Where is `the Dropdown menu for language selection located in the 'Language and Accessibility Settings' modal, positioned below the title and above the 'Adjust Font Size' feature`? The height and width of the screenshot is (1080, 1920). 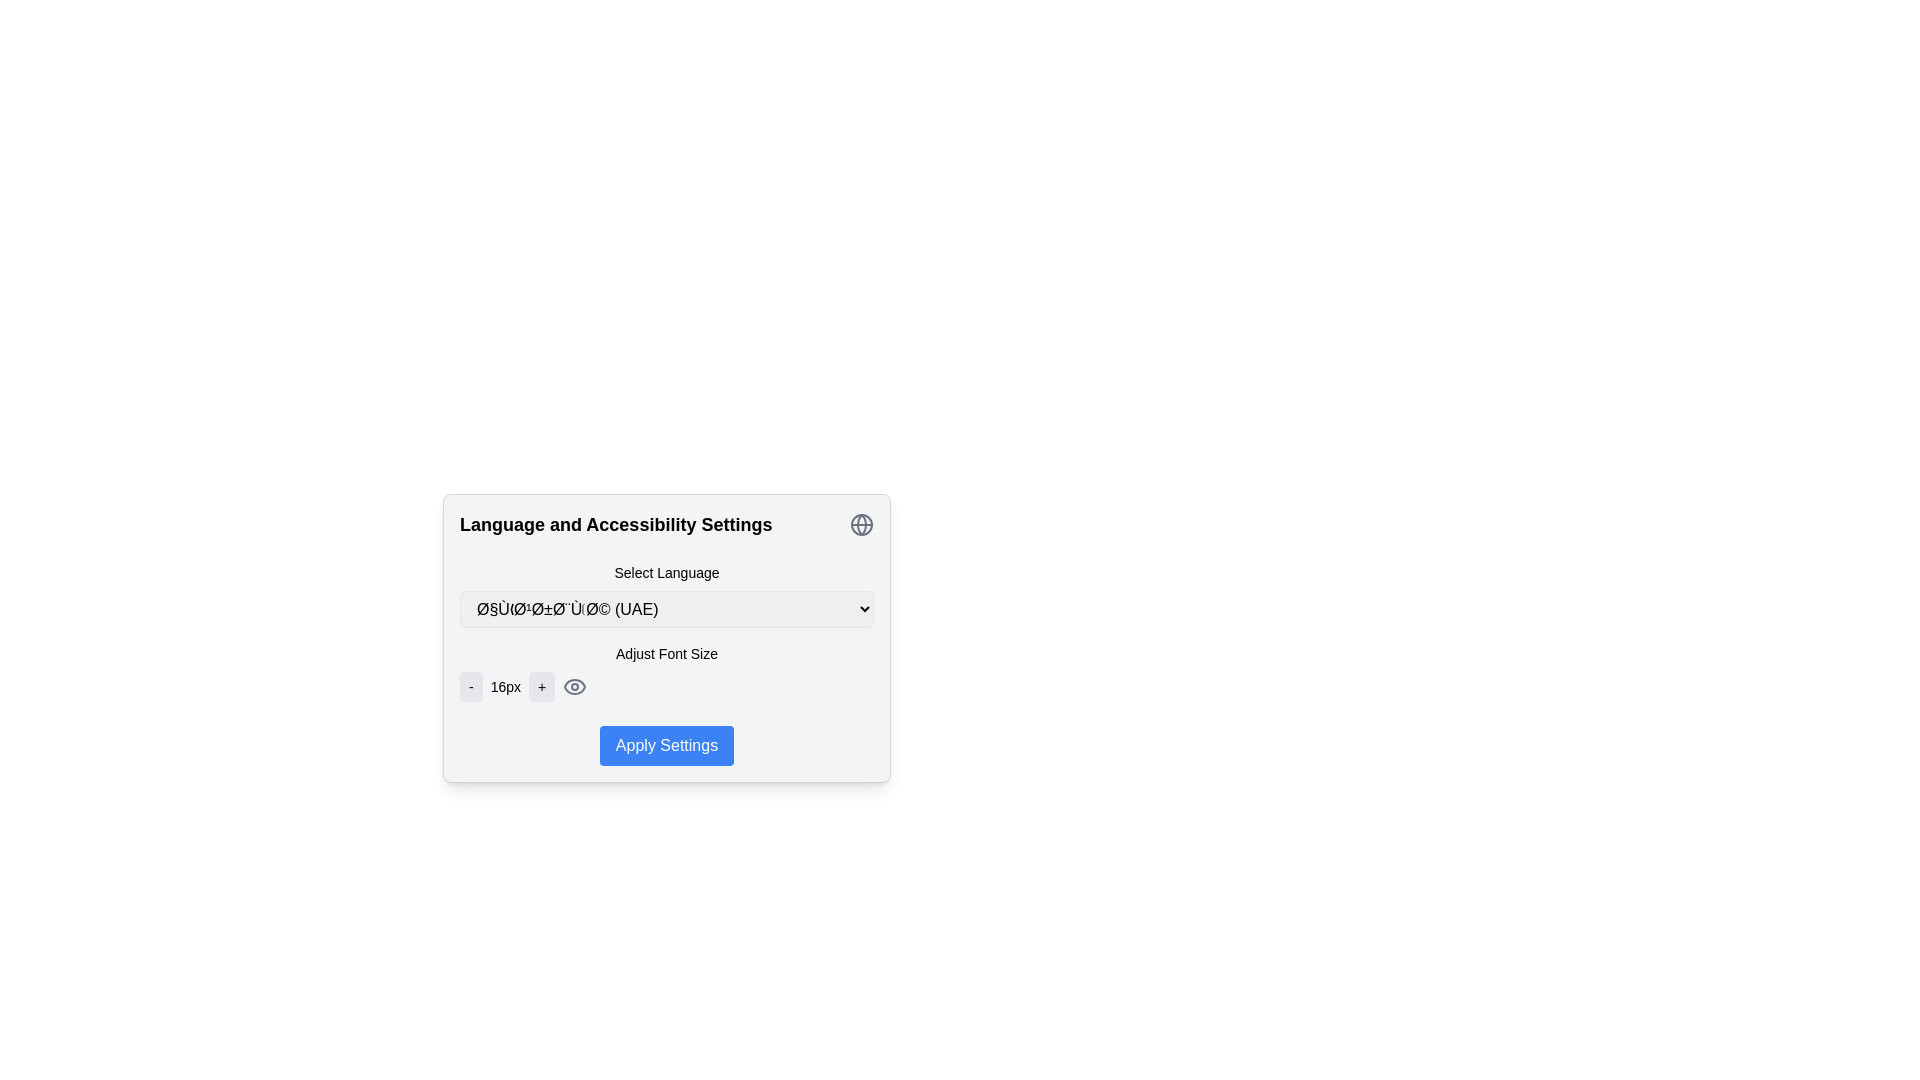 the Dropdown menu for language selection located in the 'Language and Accessibility Settings' modal, positioned below the title and above the 'Adjust Font Size' feature is located at coordinates (667, 593).